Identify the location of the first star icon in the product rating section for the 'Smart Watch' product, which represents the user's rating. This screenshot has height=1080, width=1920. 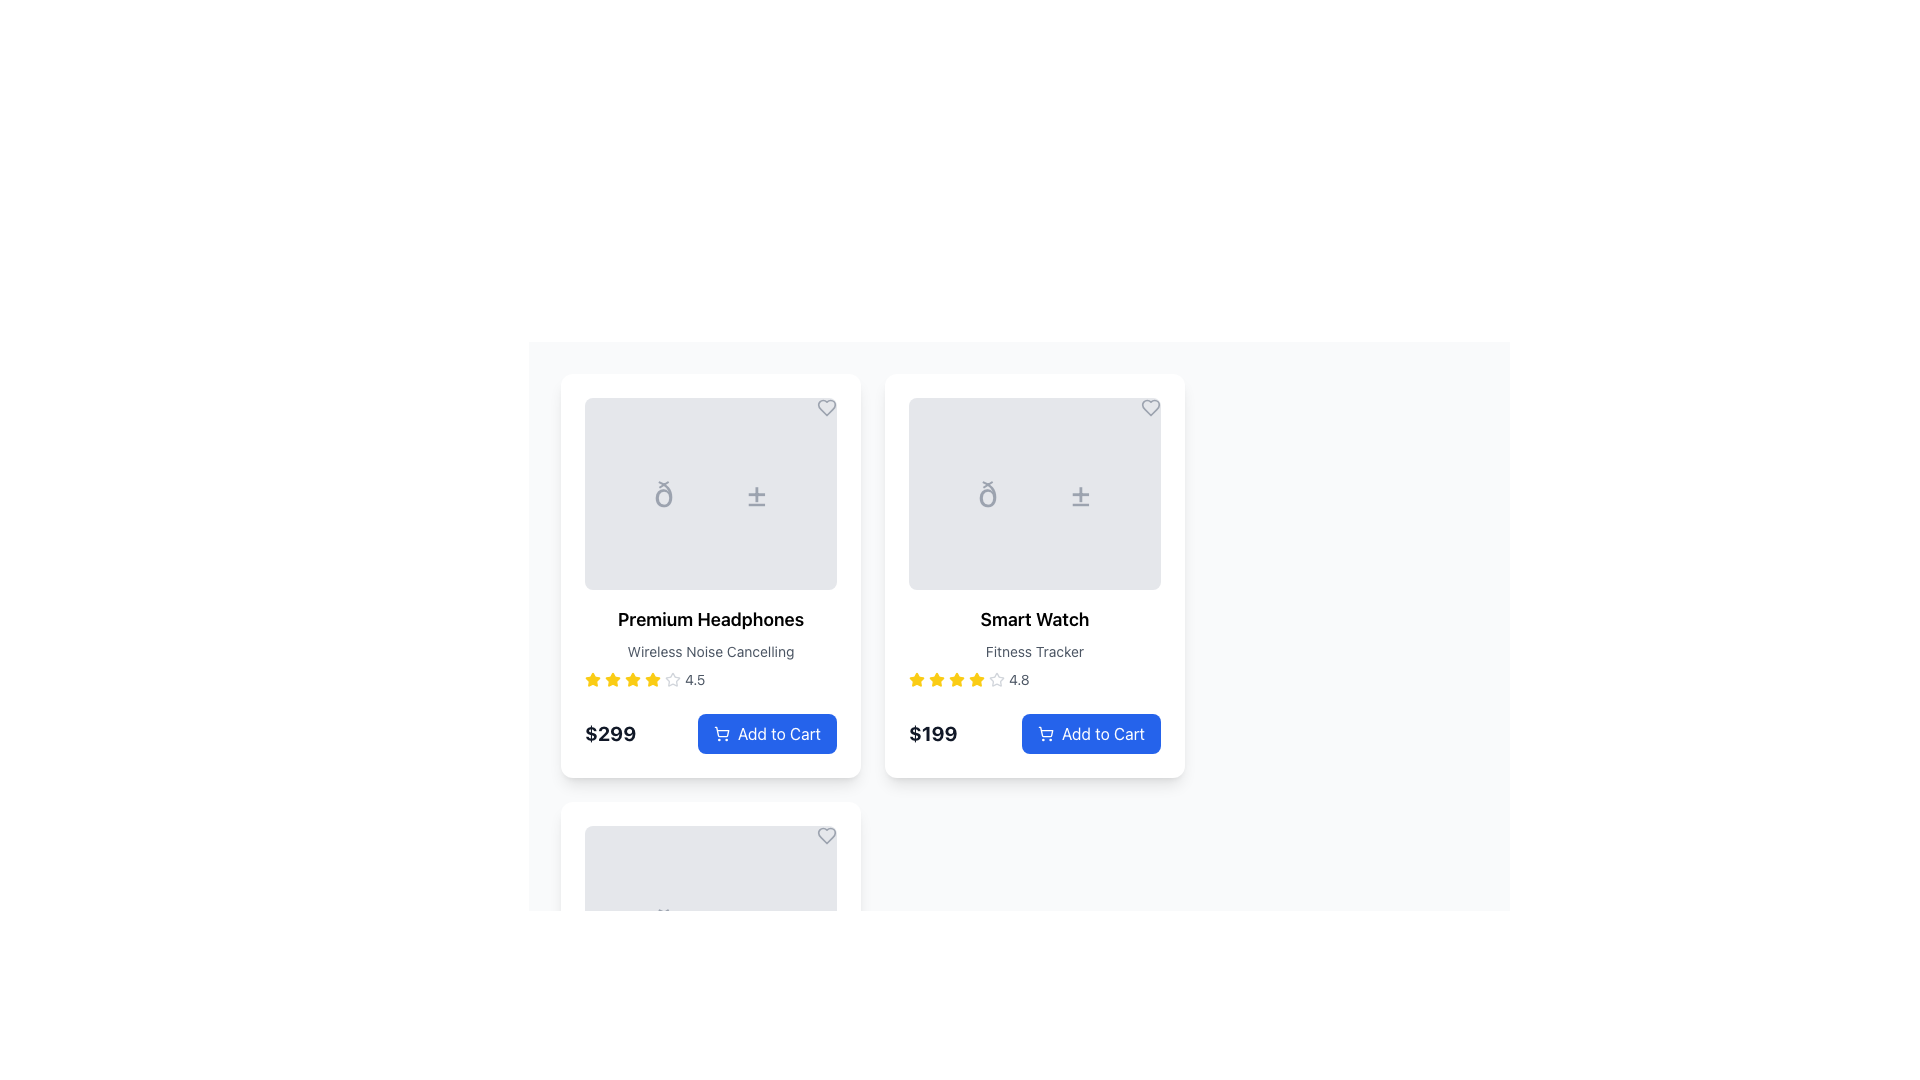
(915, 678).